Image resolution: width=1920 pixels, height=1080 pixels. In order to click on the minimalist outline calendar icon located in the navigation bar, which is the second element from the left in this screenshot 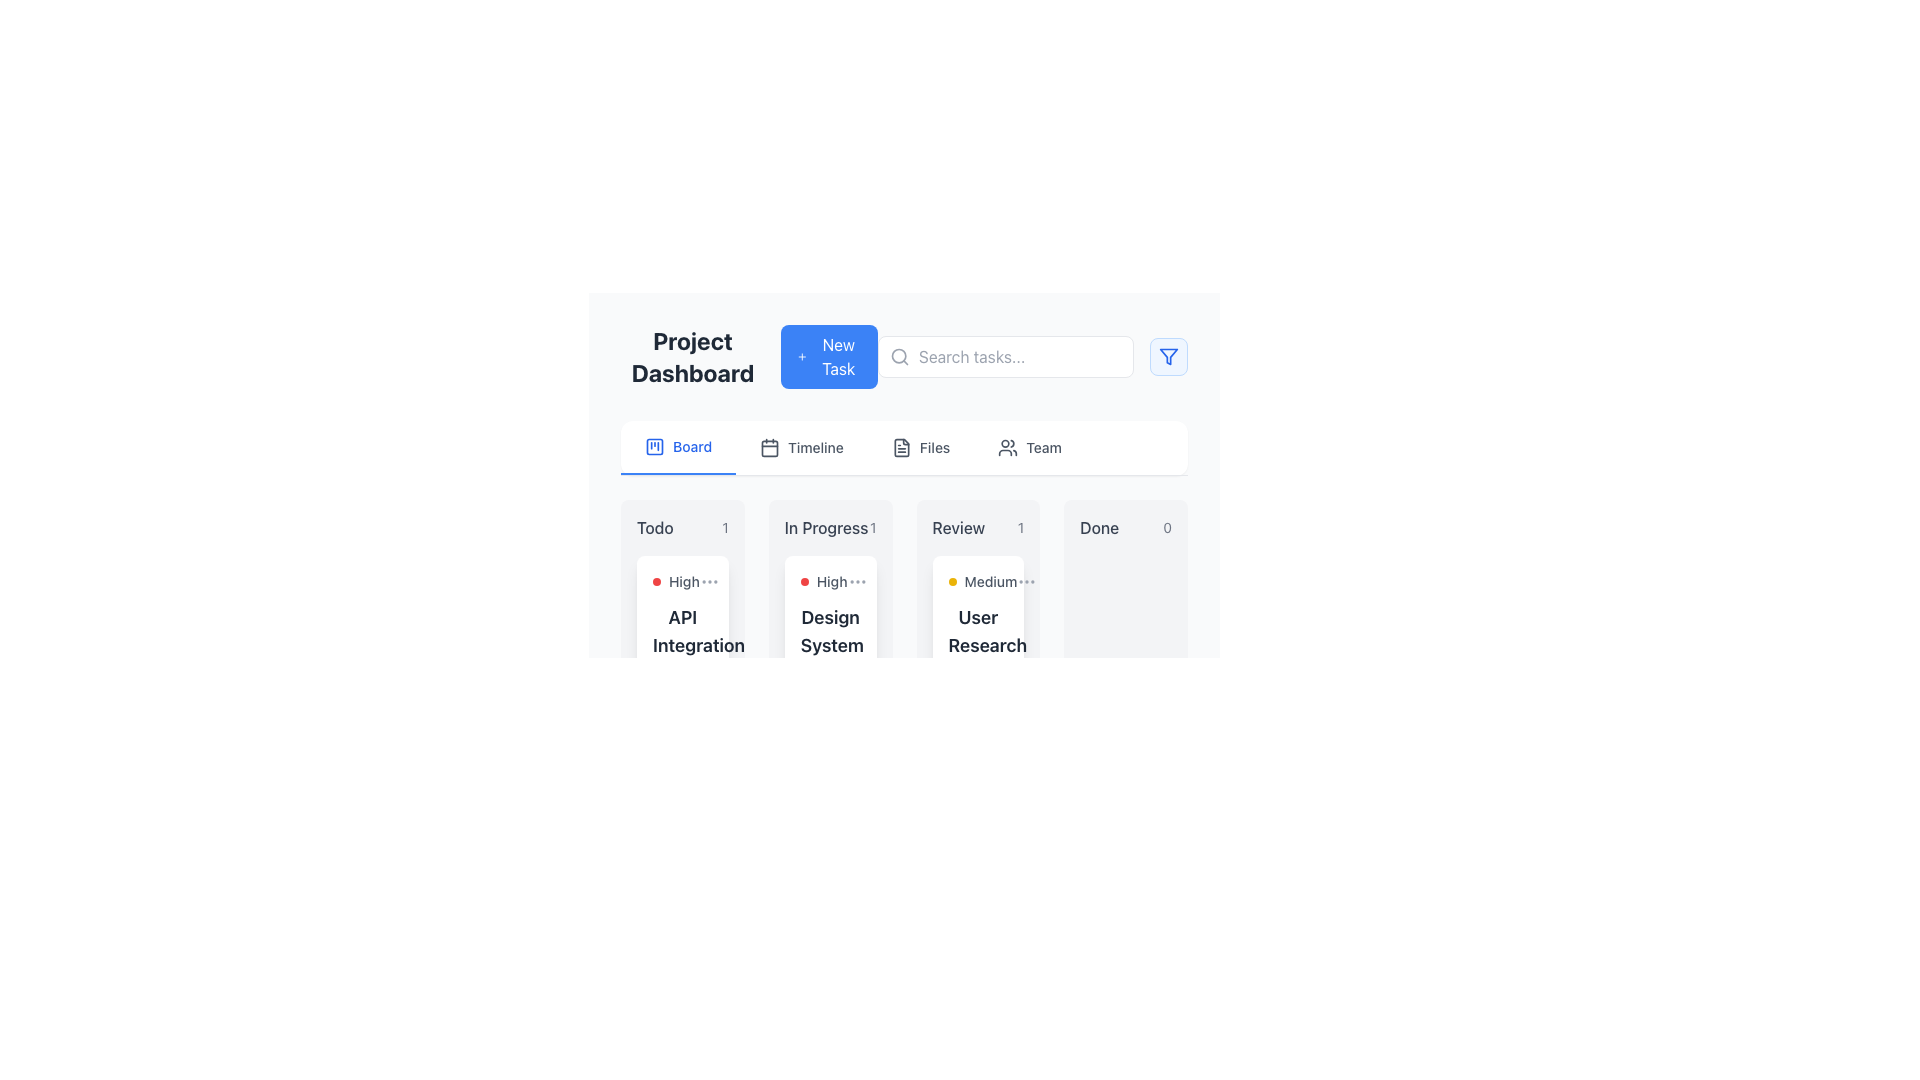, I will do `click(769, 446)`.